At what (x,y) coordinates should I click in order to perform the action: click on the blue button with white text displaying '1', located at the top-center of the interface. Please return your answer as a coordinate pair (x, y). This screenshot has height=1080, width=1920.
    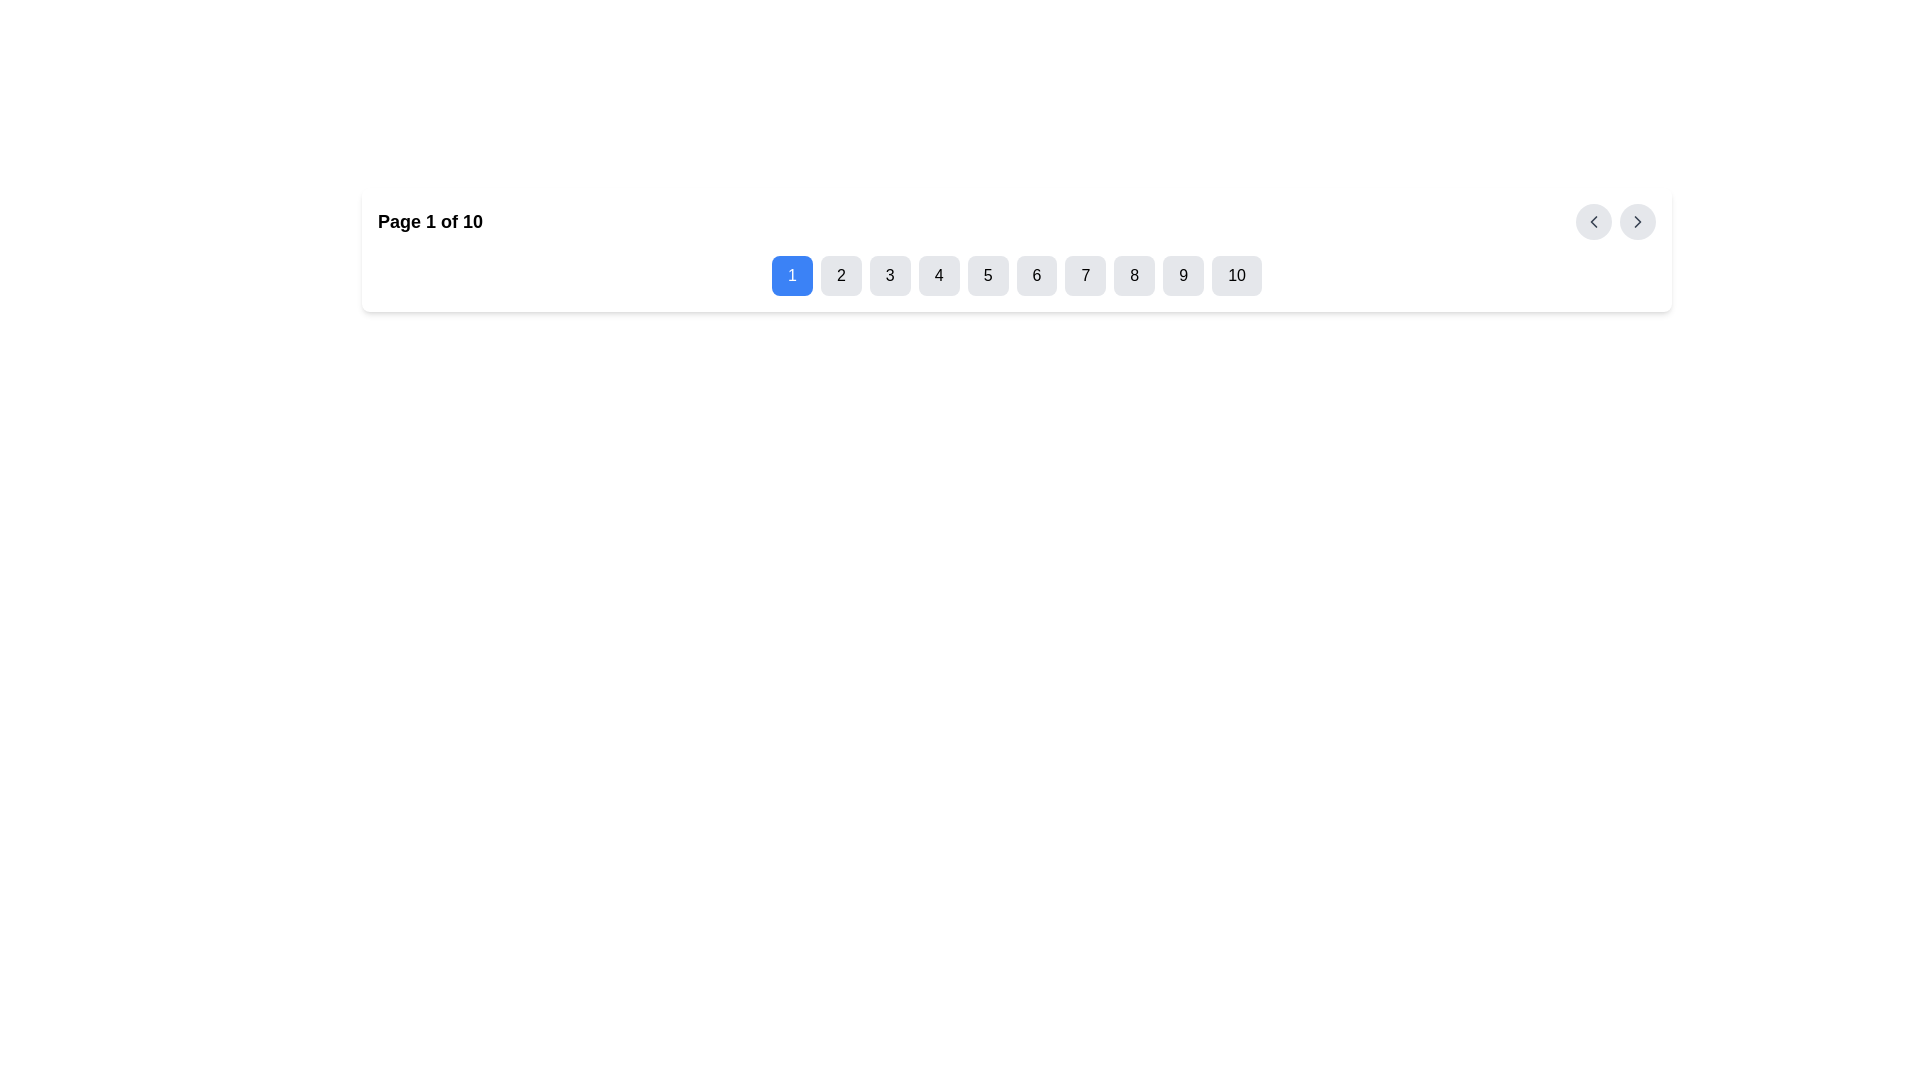
    Looking at the image, I should click on (791, 276).